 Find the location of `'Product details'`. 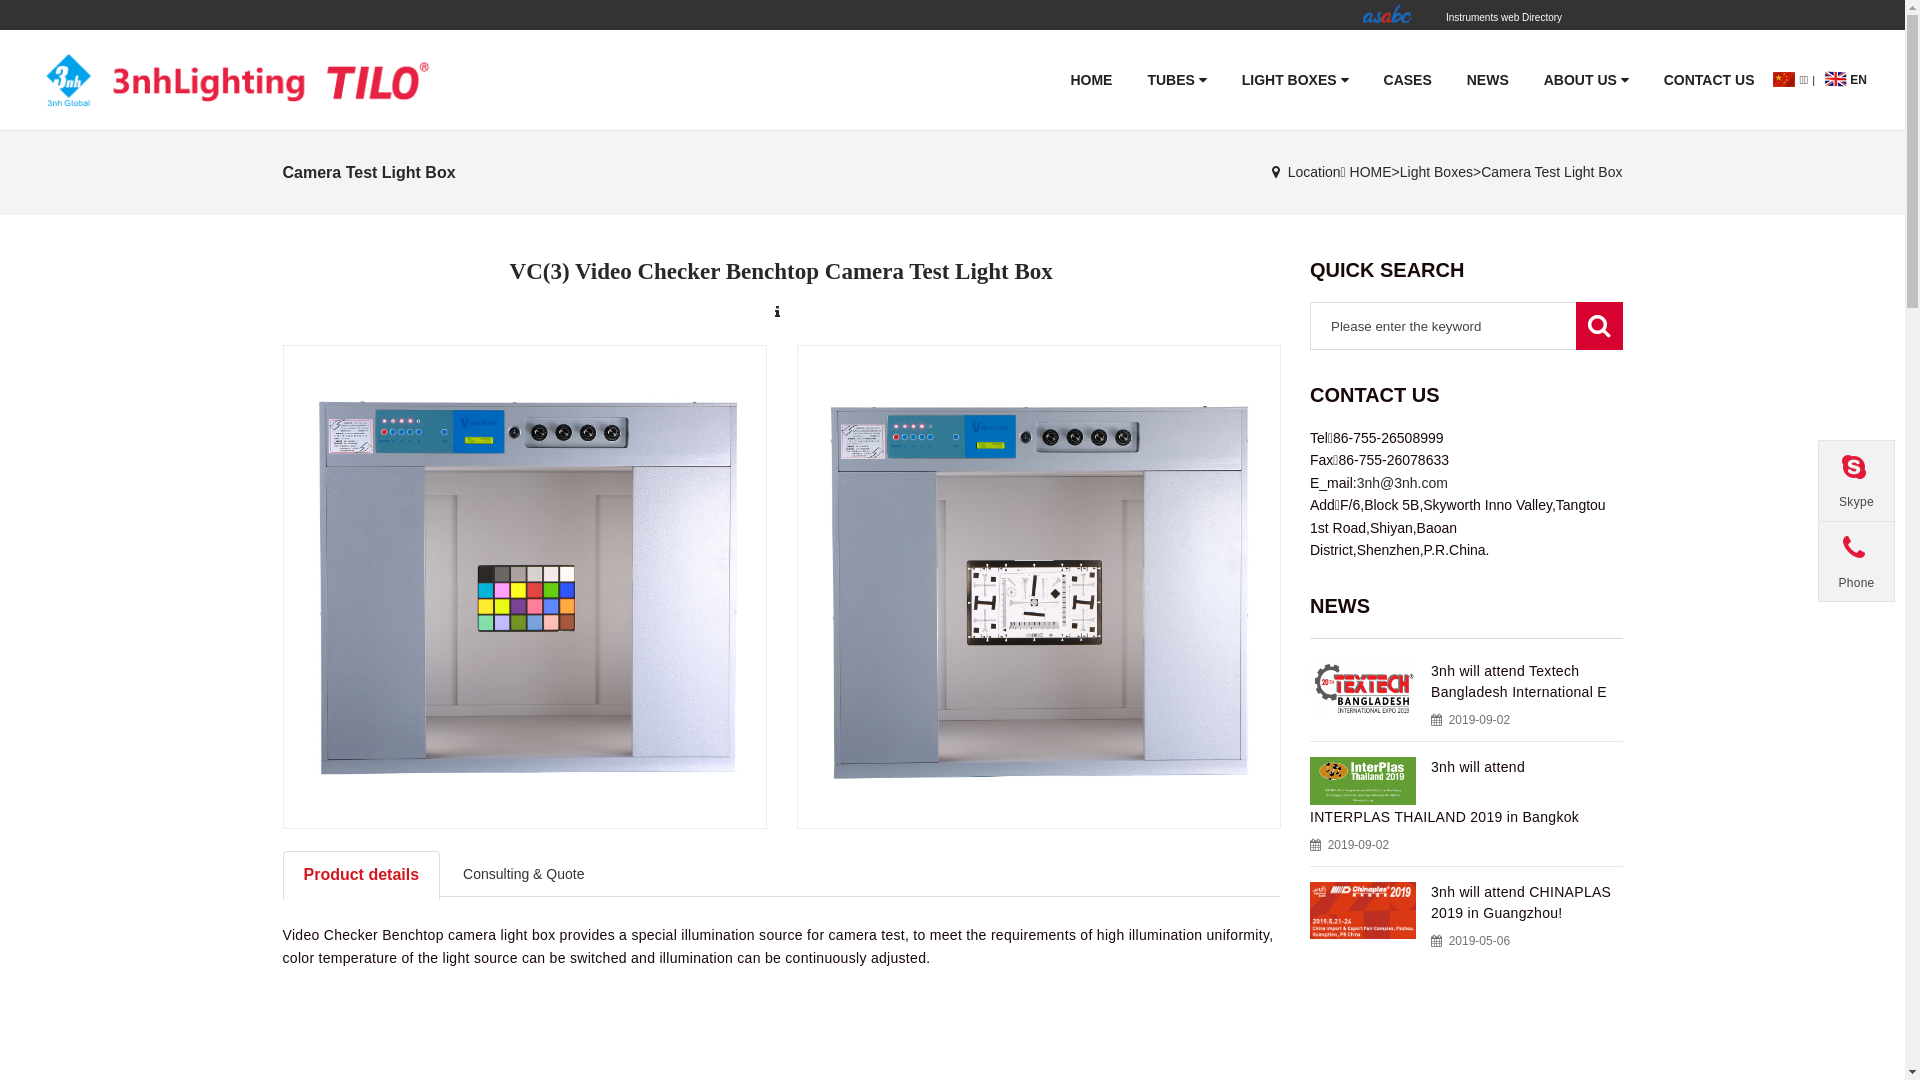

'Product details' is located at coordinates (360, 874).